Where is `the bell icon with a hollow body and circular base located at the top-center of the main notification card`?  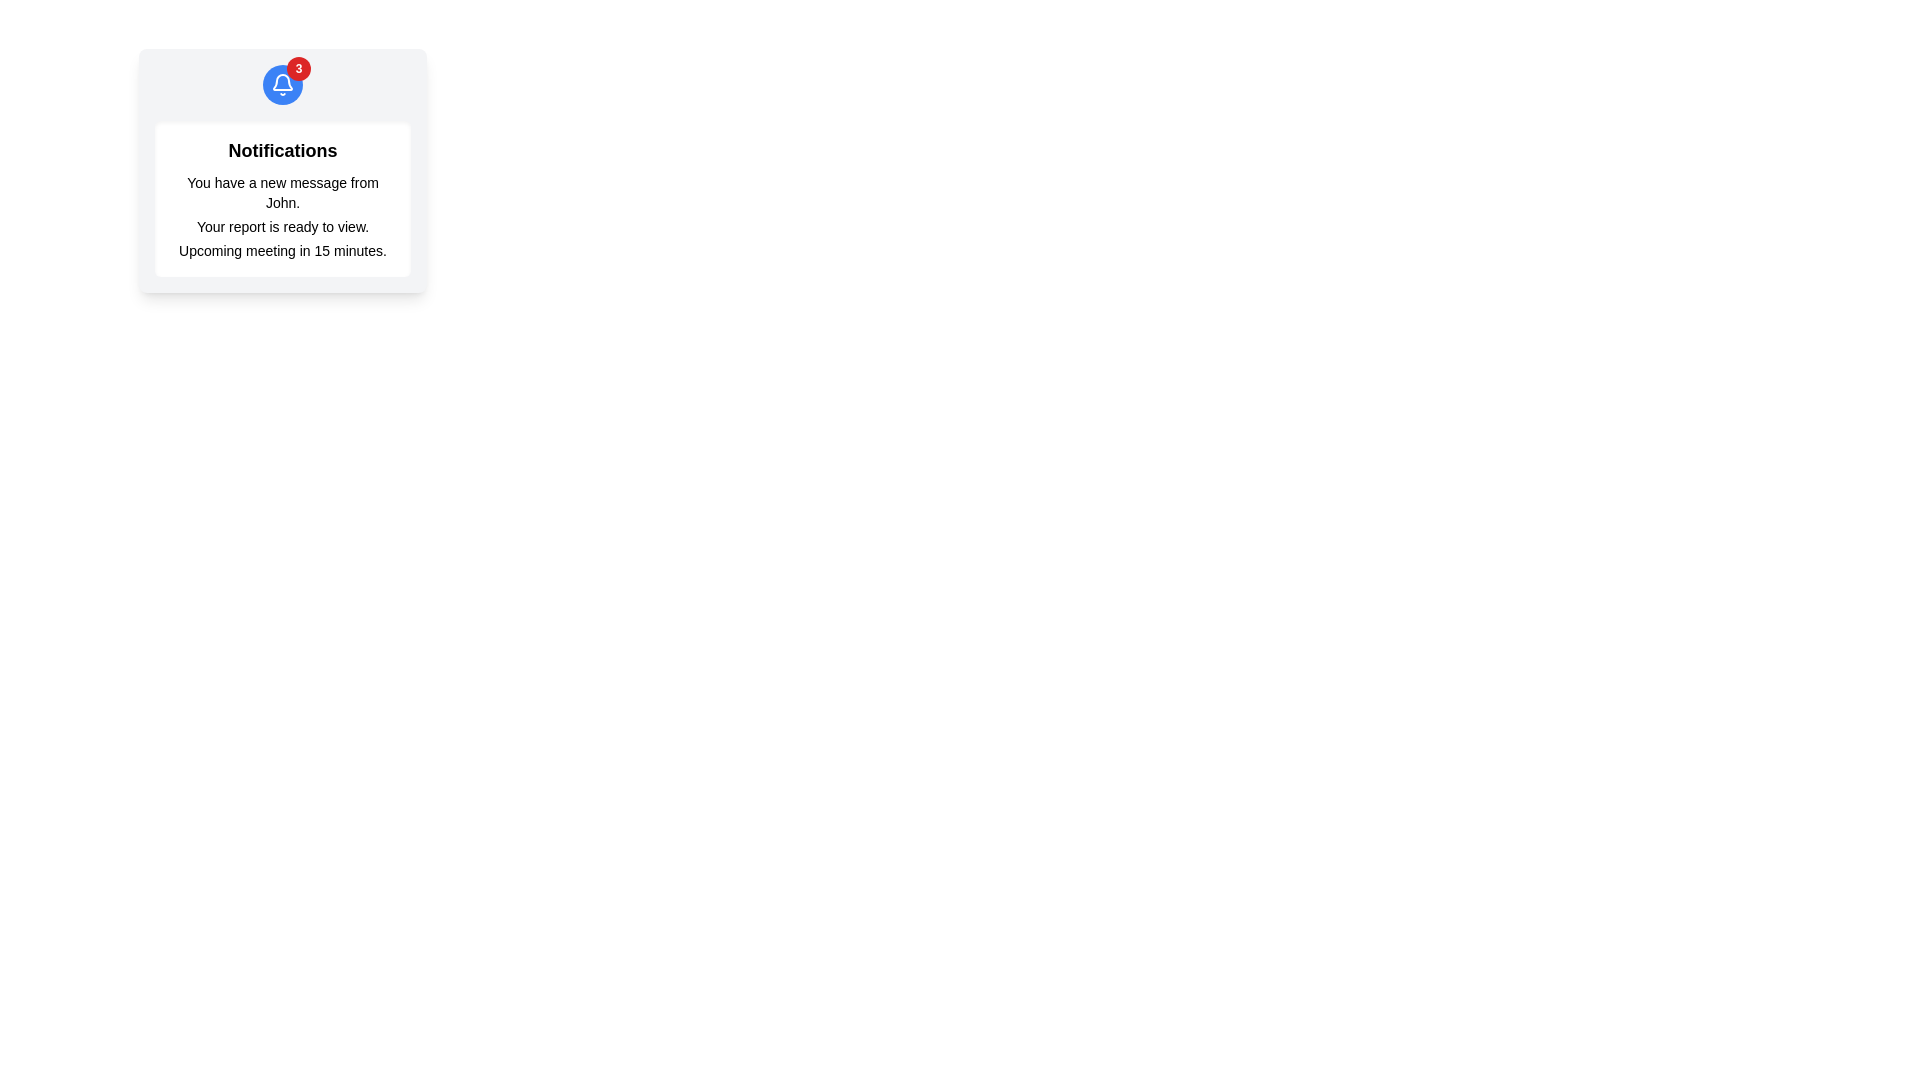 the bell icon with a hollow body and circular base located at the top-center of the main notification card is located at coordinates (282, 83).